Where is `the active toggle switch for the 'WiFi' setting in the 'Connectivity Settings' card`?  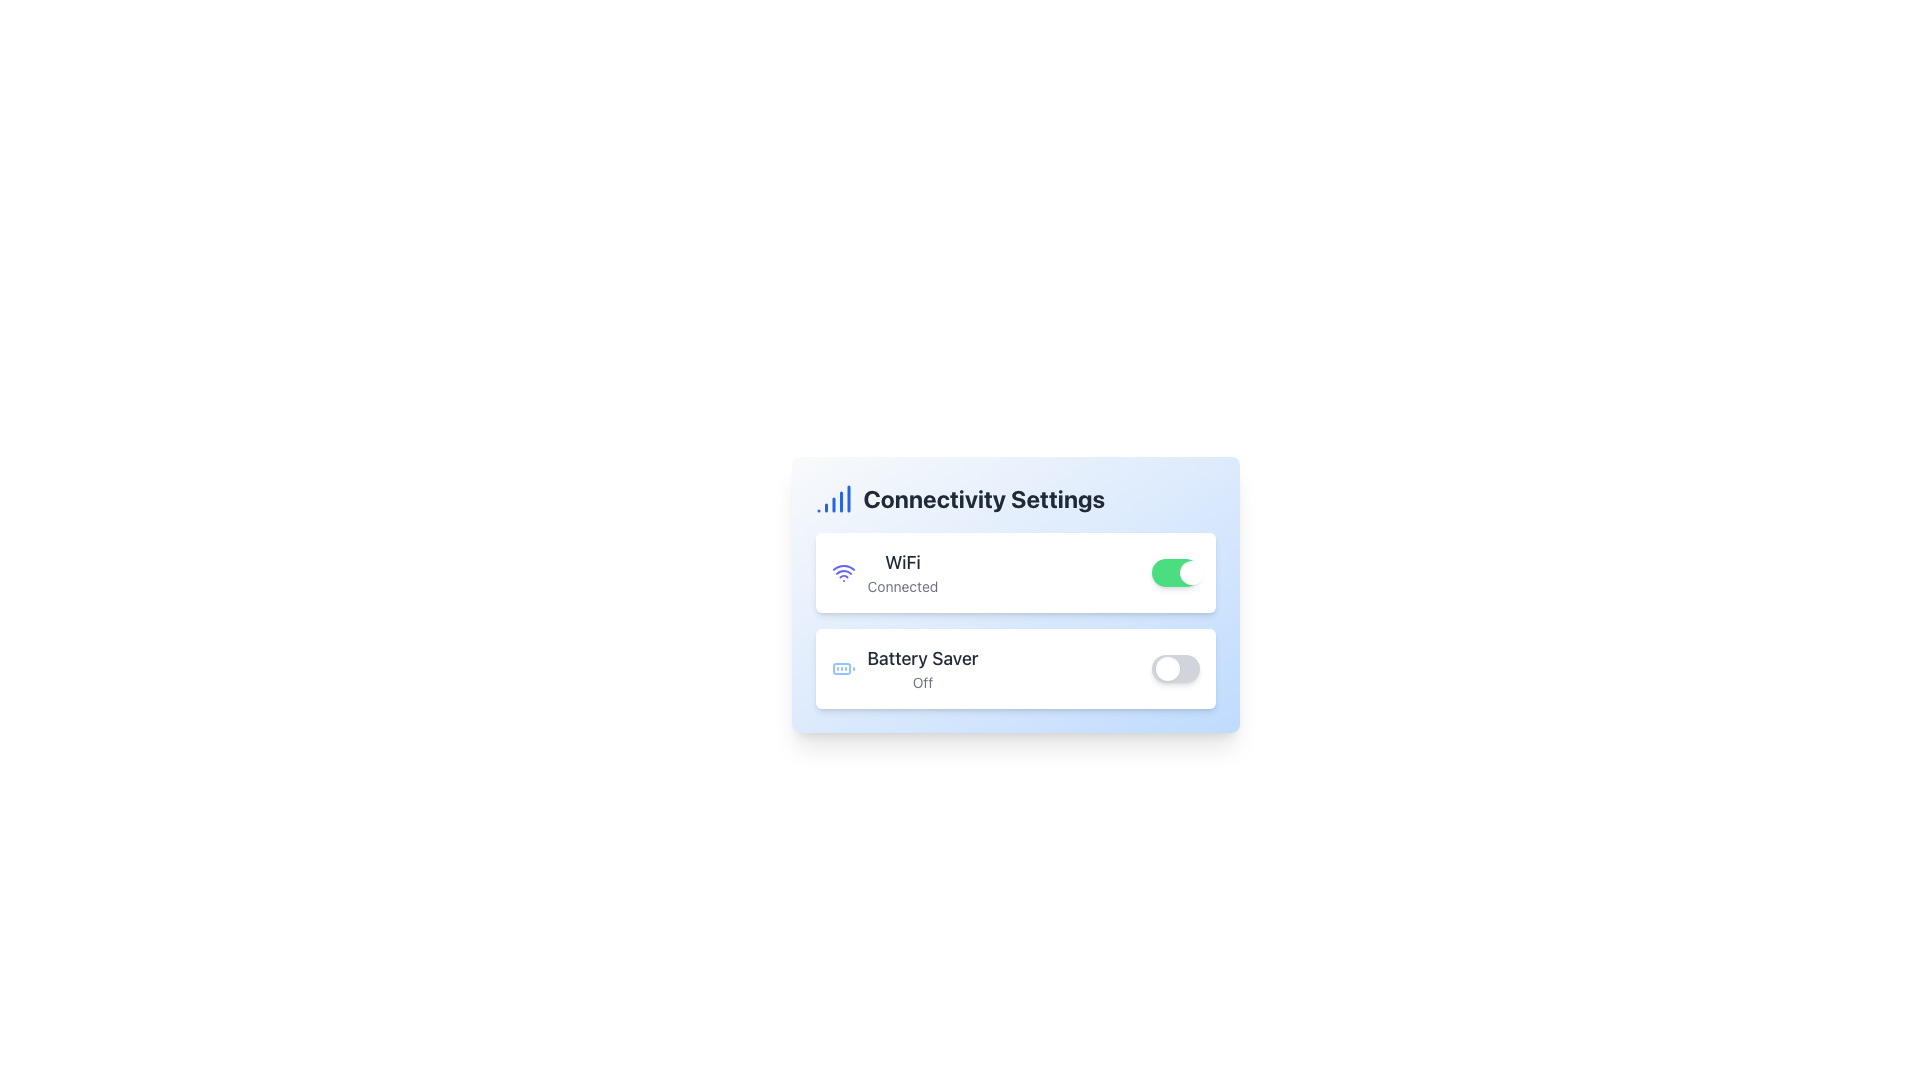 the active toggle switch for the 'WiFi' setting in the 'Connectivity Settings' card is located at coordinates (1175, 573).